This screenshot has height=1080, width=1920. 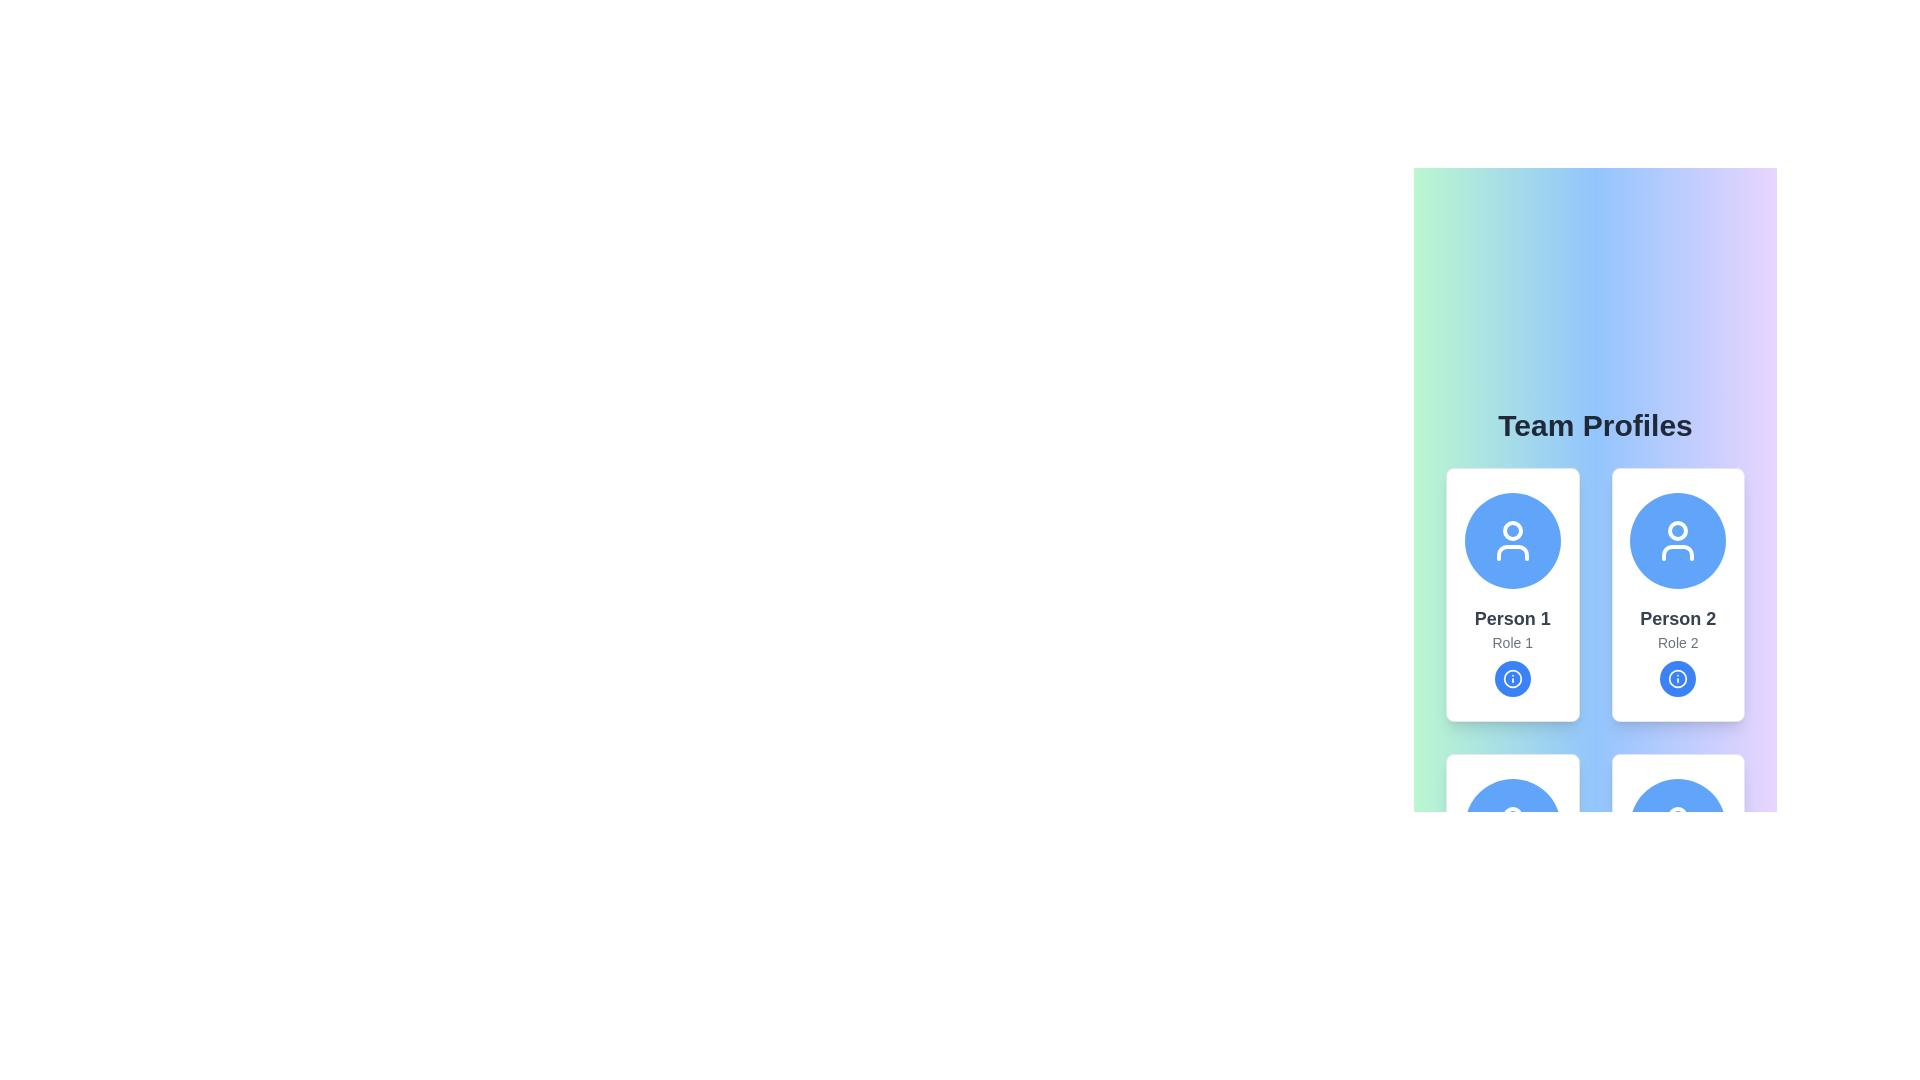 What do you see at coordinates (1678, 643) in the screenshot?
I see `the text label indicating the role or title of the person represented by the second card from the left in the second row of the profile display grid, located beneath 'Person 2' and above the circular button with an 'info' icon` at bounding box center [1678, 643].